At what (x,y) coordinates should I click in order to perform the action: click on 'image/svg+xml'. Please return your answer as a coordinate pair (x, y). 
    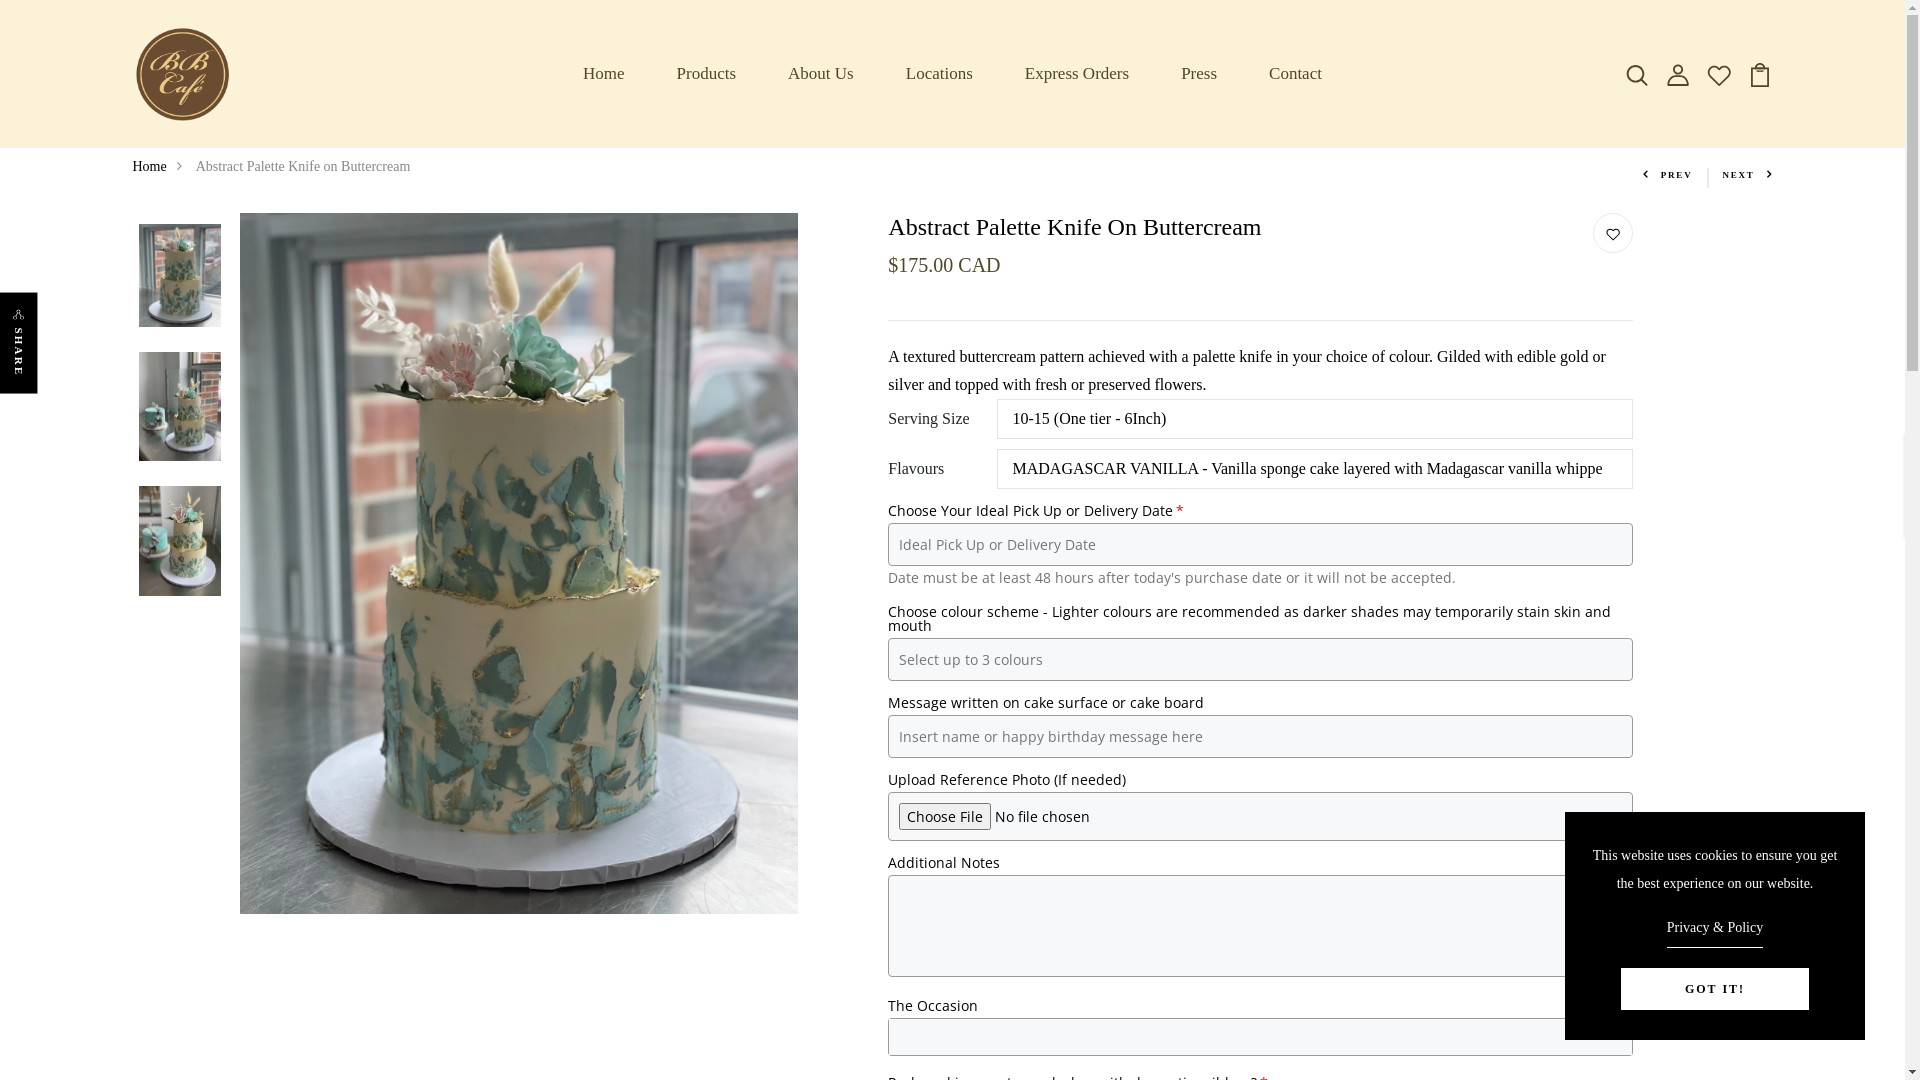
    Looking at the image, I should click on (1636, 71).